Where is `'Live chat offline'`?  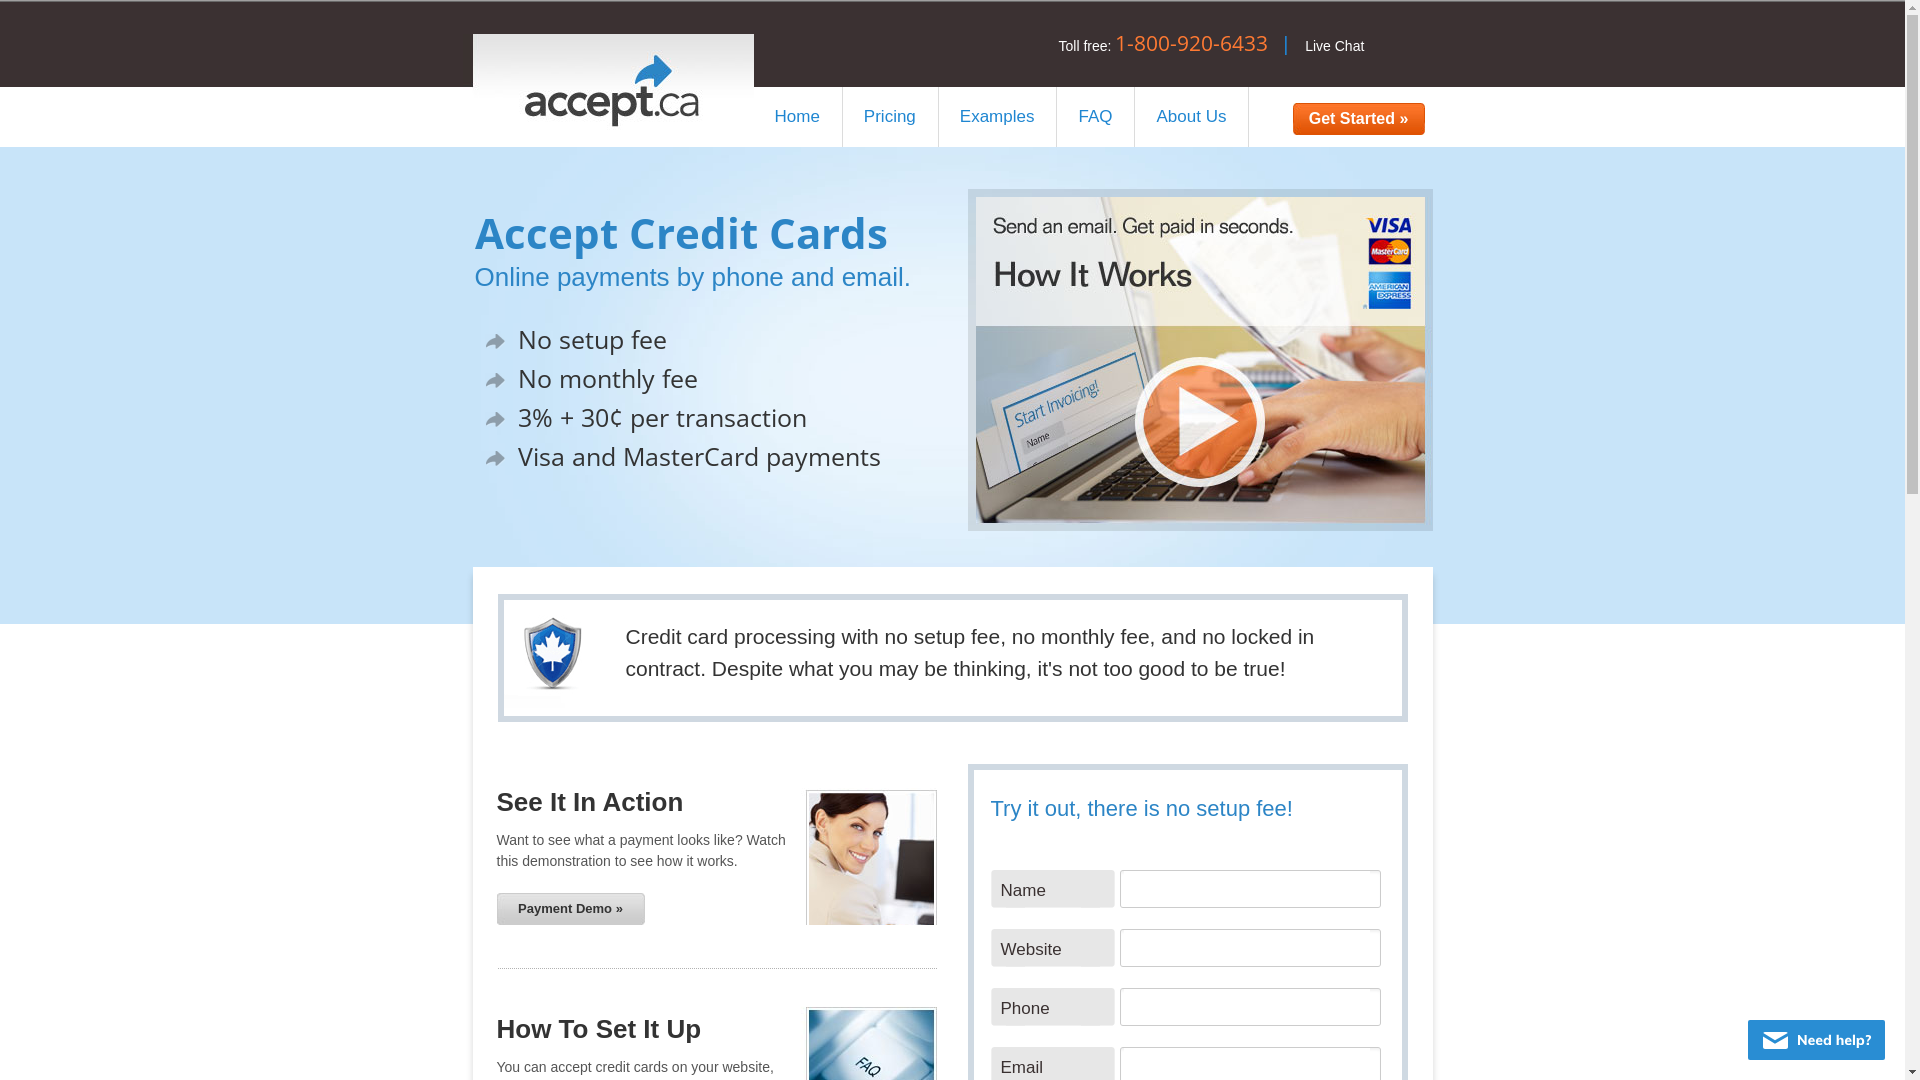
'Live chat offline' is located at coordinates (1816, 1039).